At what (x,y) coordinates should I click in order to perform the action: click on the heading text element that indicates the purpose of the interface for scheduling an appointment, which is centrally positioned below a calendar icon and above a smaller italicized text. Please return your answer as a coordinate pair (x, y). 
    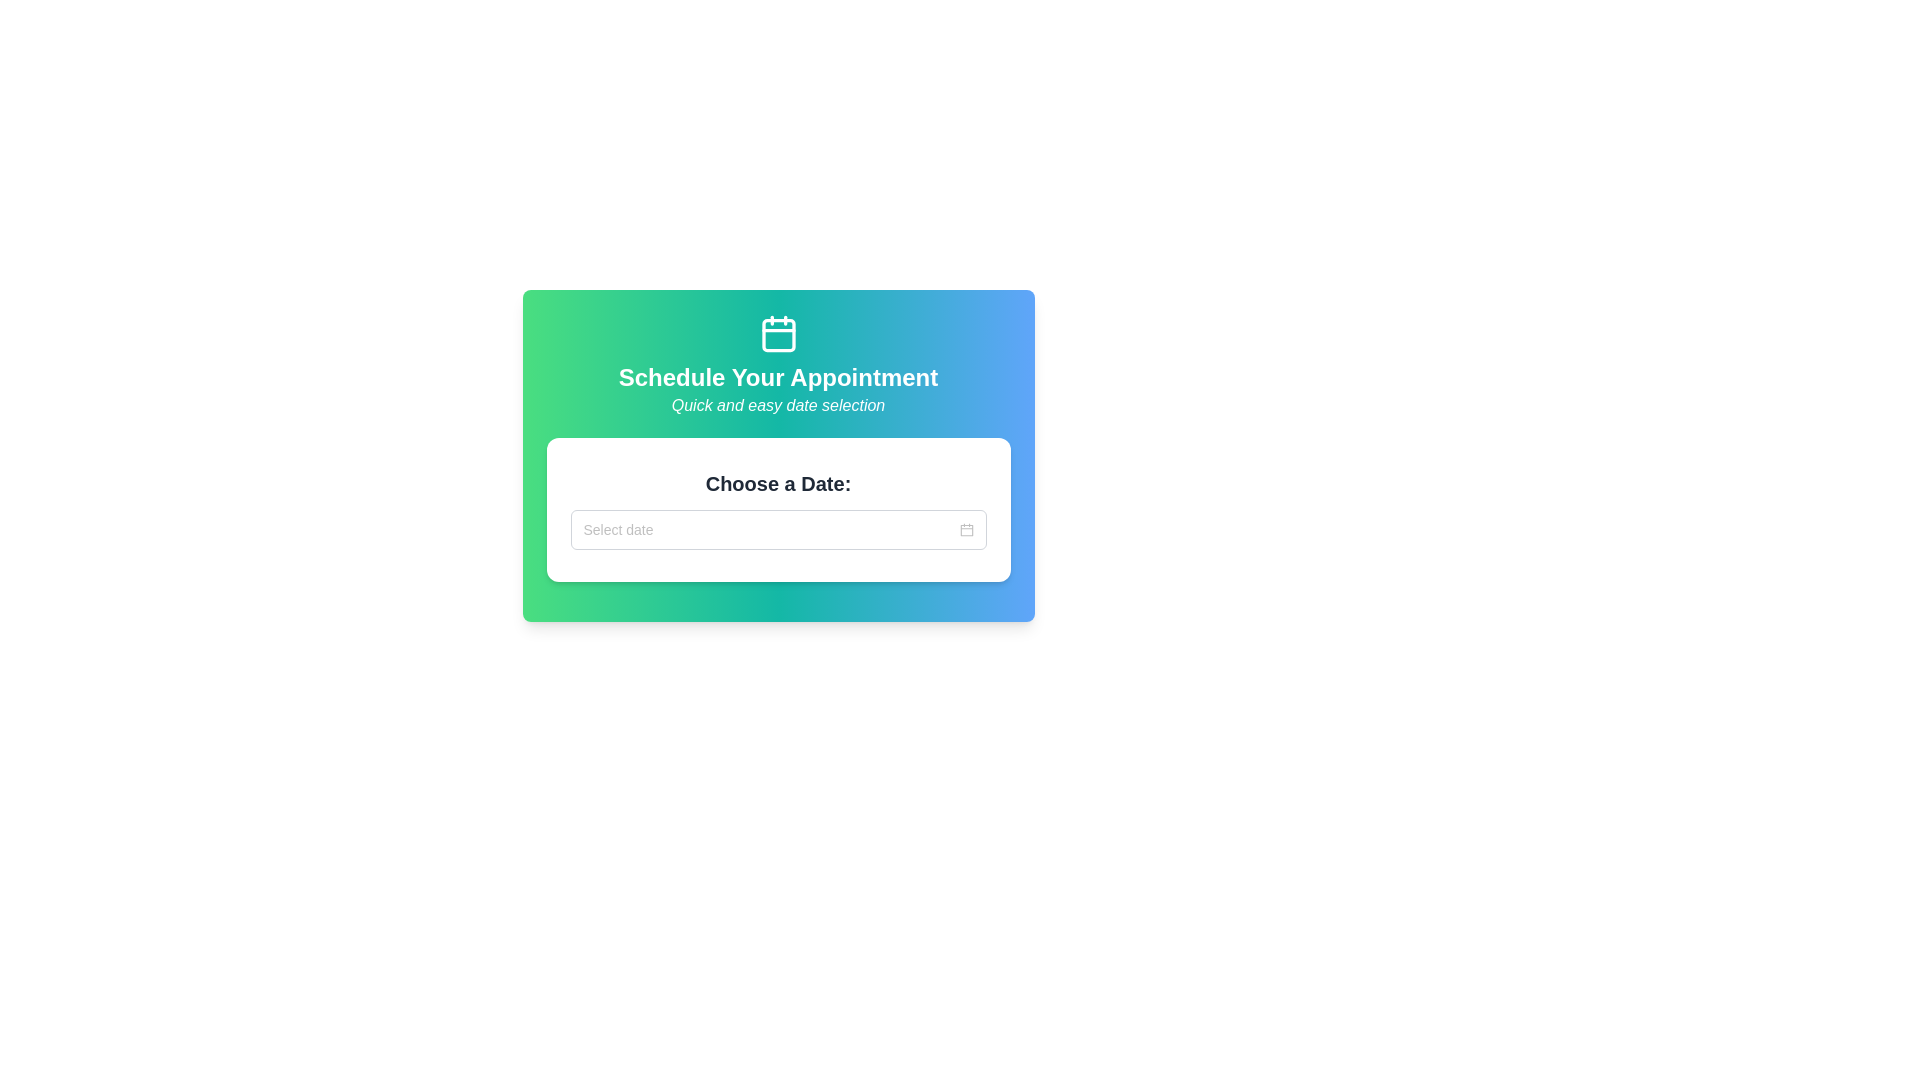
    Looking at the image, I should click on (777, 378).